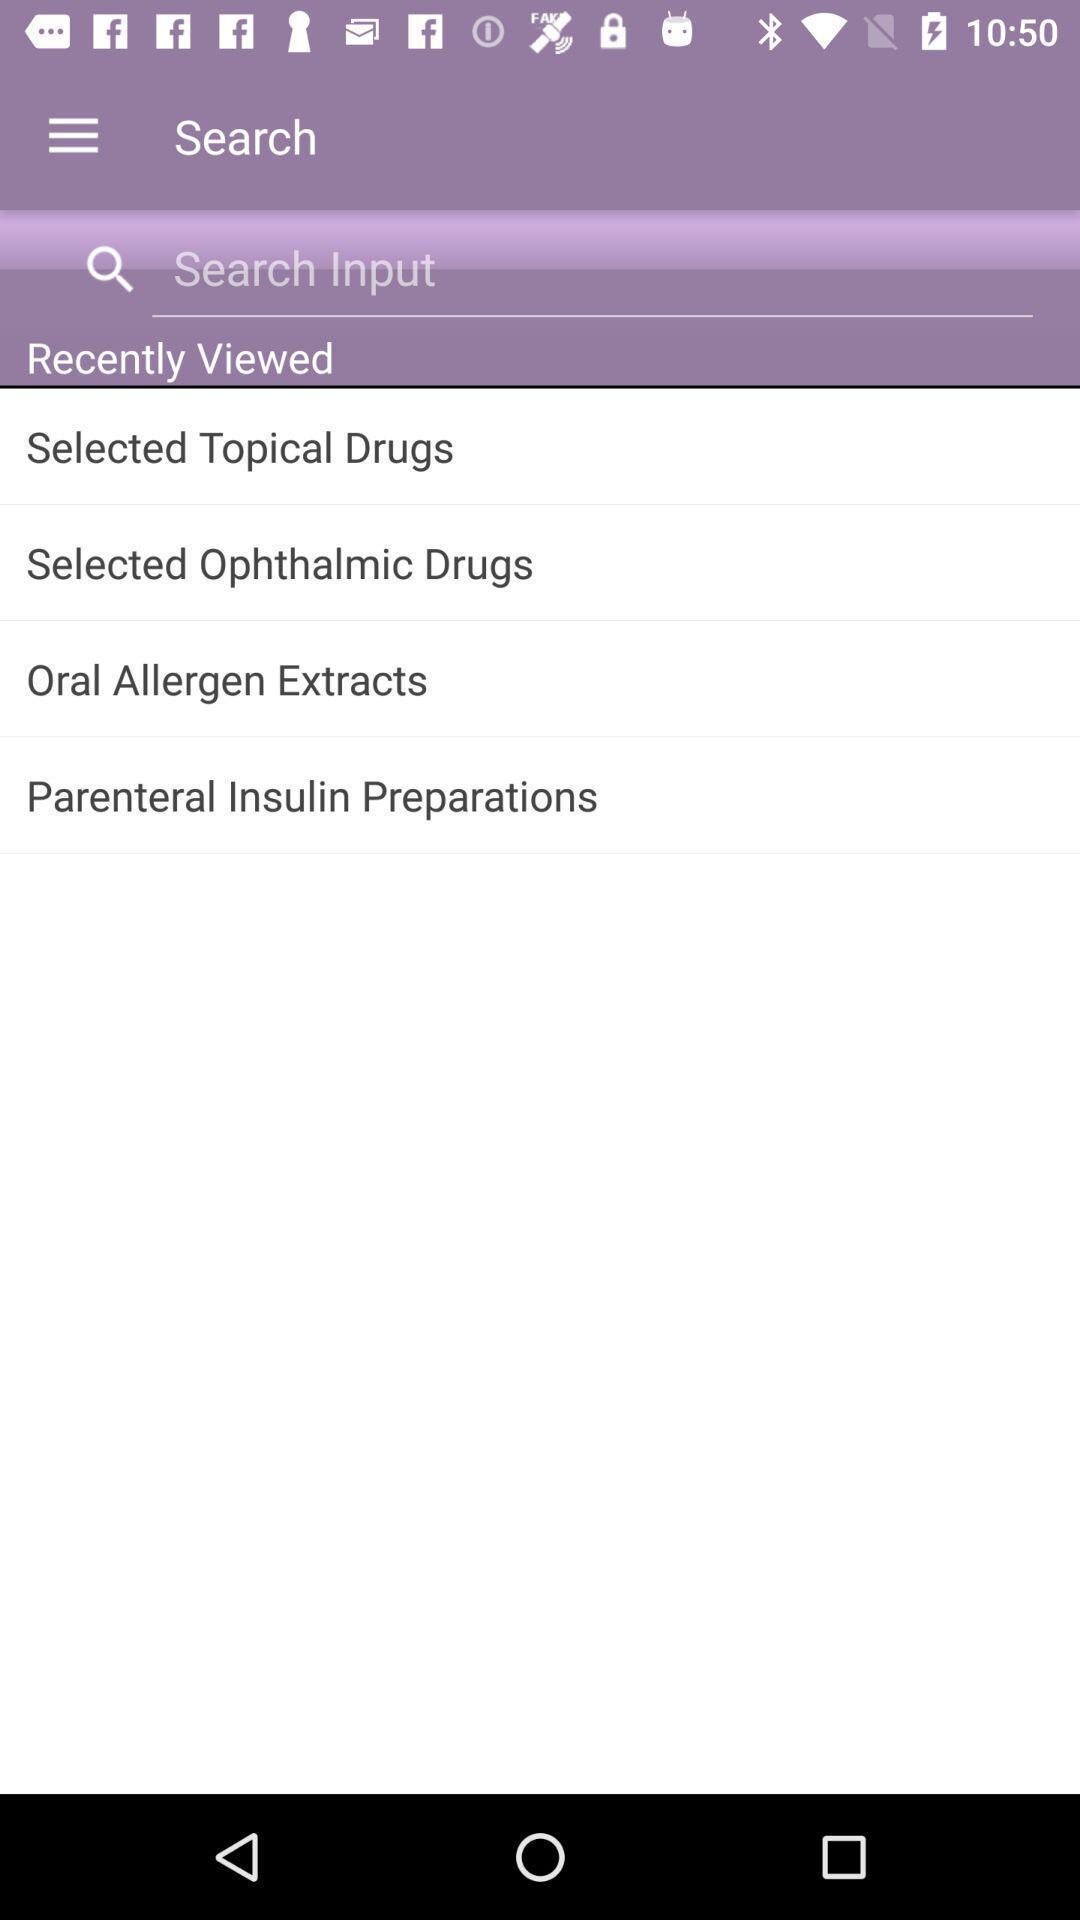  Describe the element at coordinates (540, 561) in the screenshot. I see `the selected ophthalmic drugs icon` at that location.